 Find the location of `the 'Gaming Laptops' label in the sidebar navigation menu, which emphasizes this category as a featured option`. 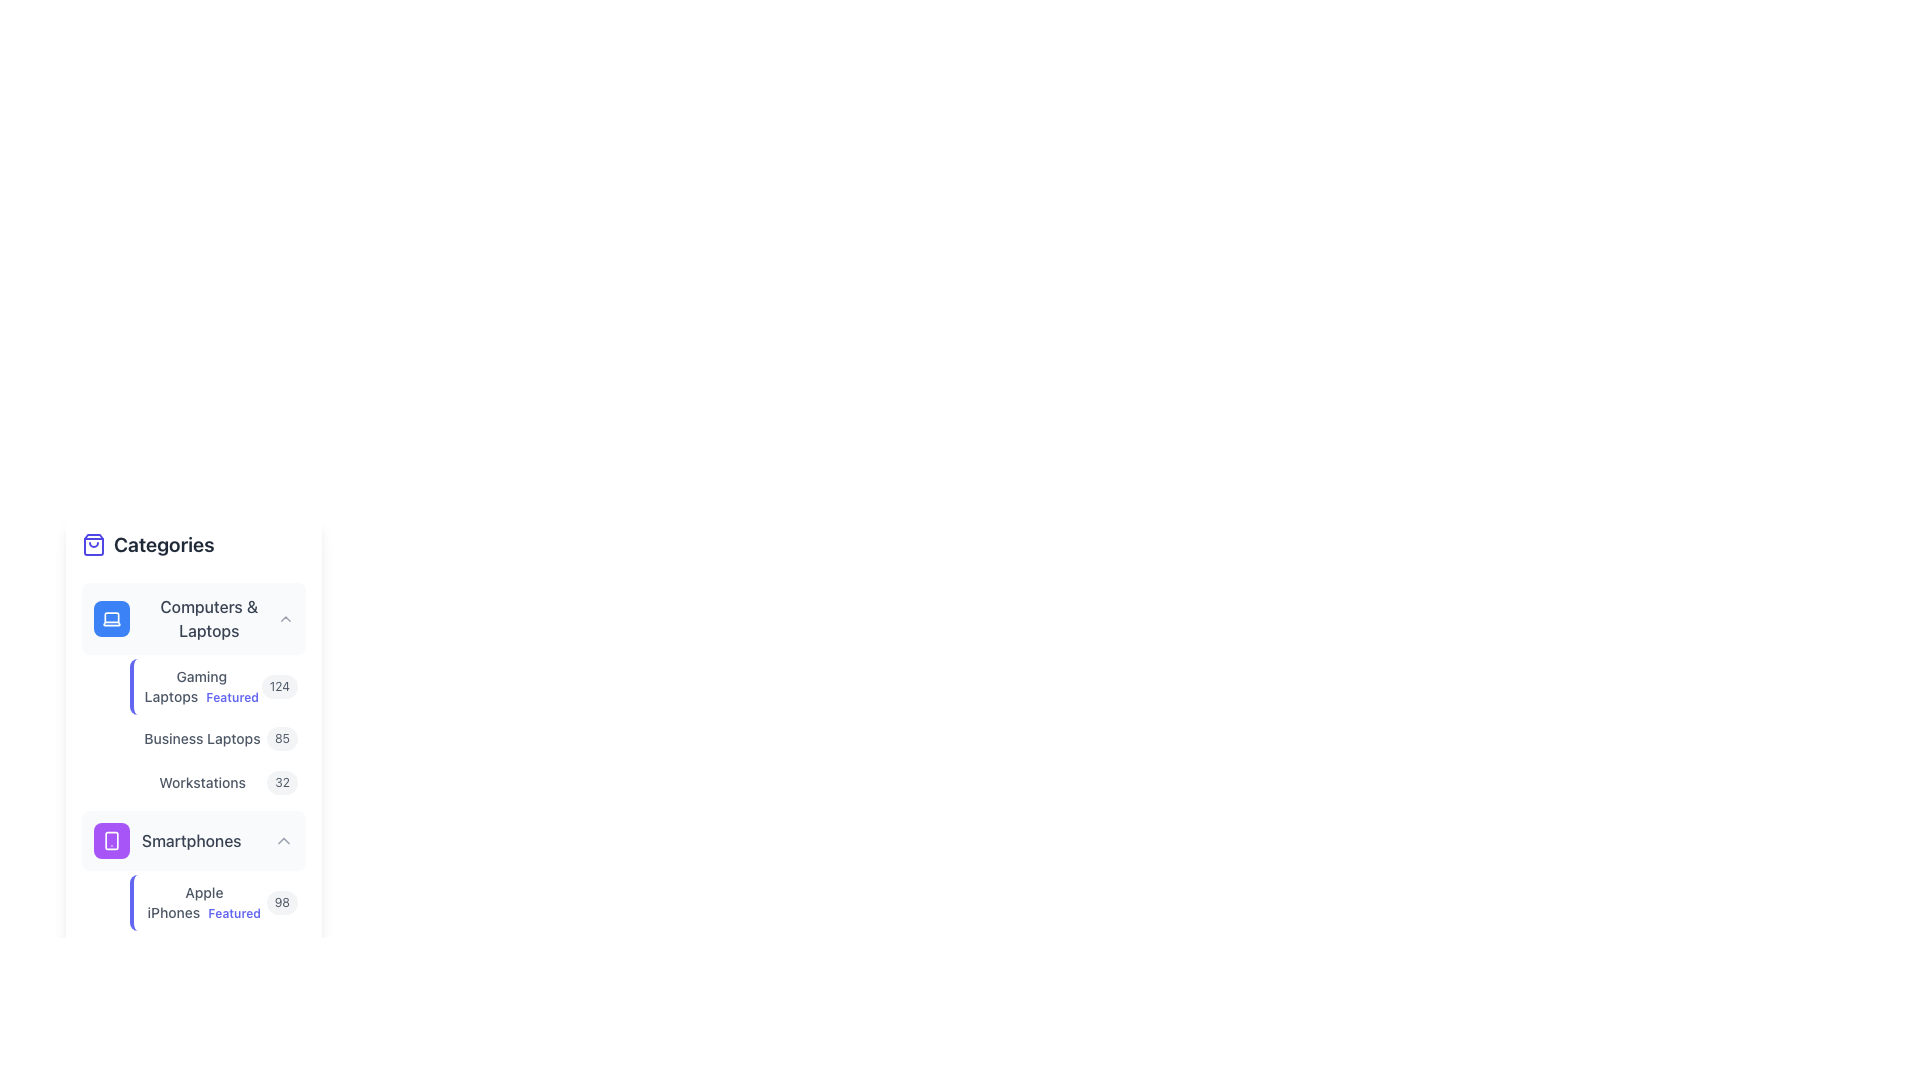

the 'Gaming Laptops' label in the sidebar navigation menu, which emphasizes this category as a featured option is located at coordinates (232, 696).